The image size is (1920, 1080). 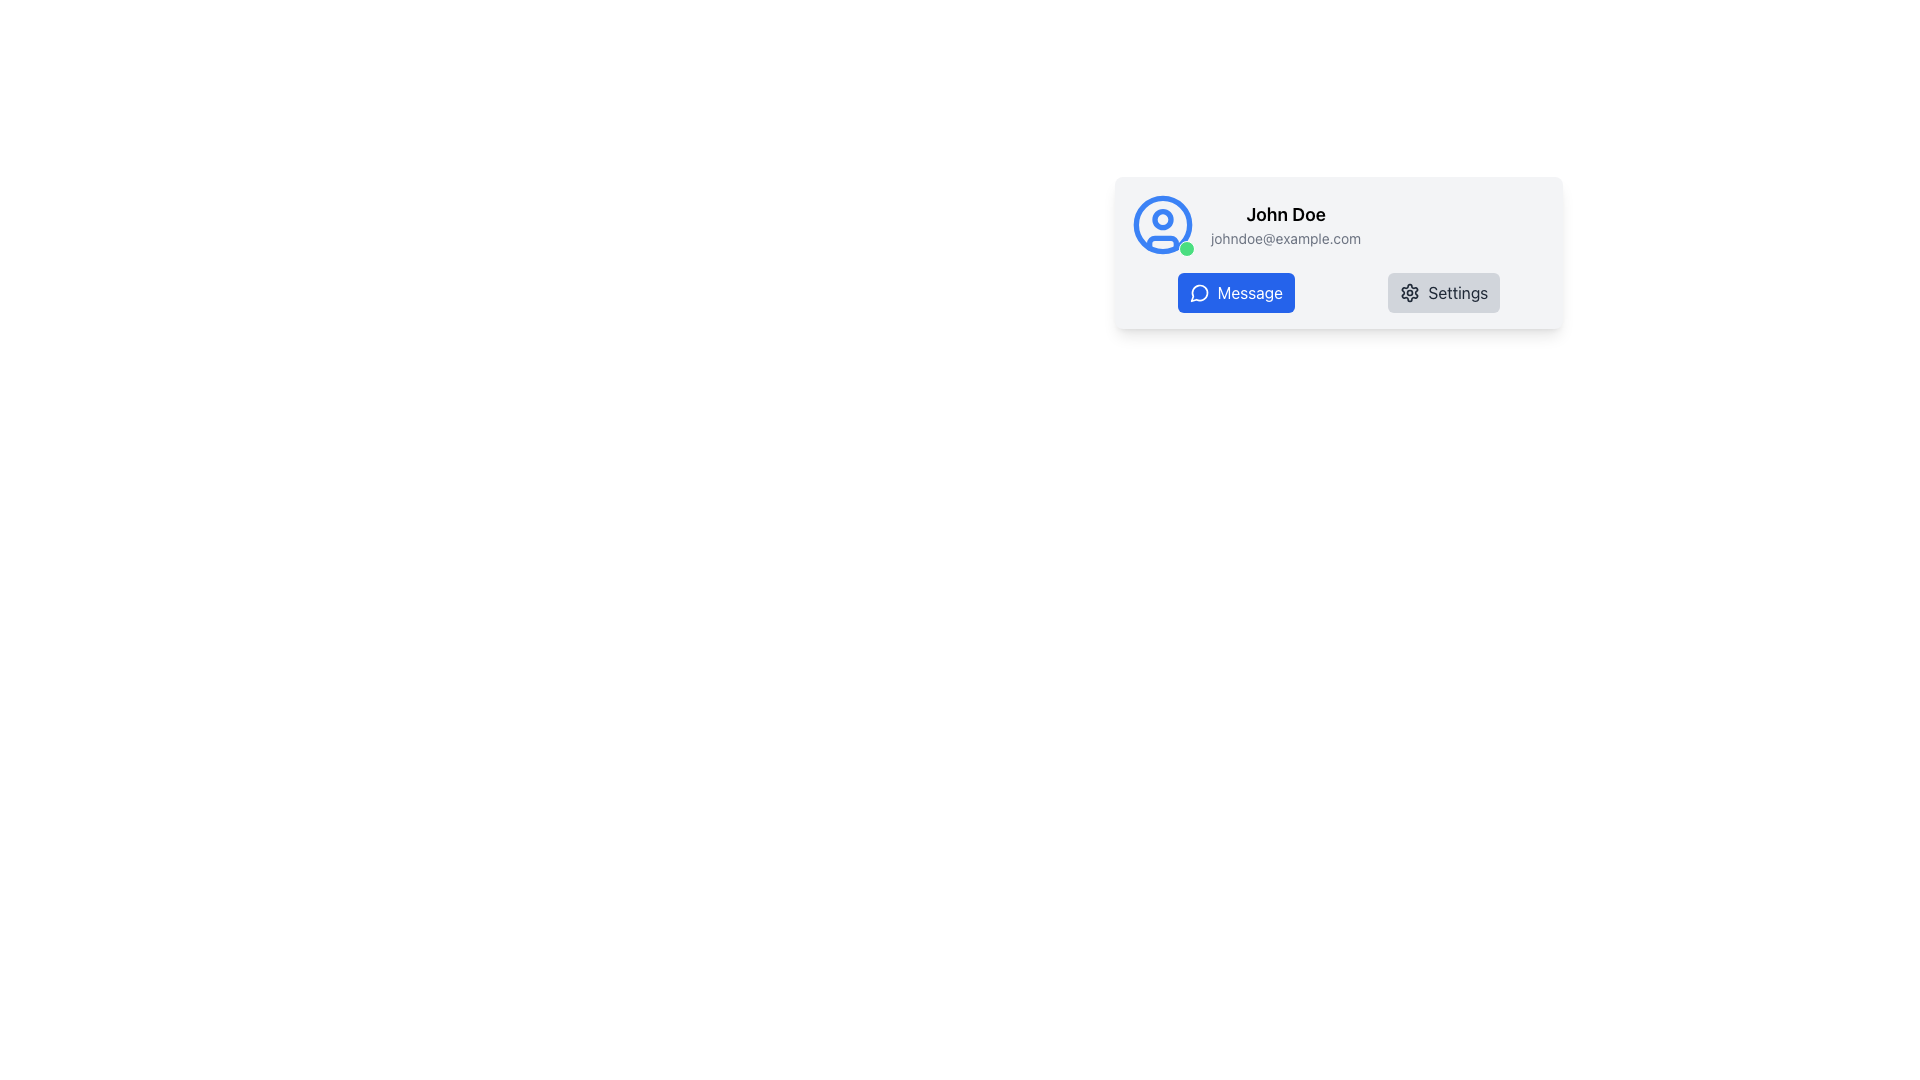 What do you see at coordinates (1162, 219) in the screenshot?
I see `the small circular profile representation located at the top center of the larger circular icon in the interface header` at bounding box center [1162, 219].